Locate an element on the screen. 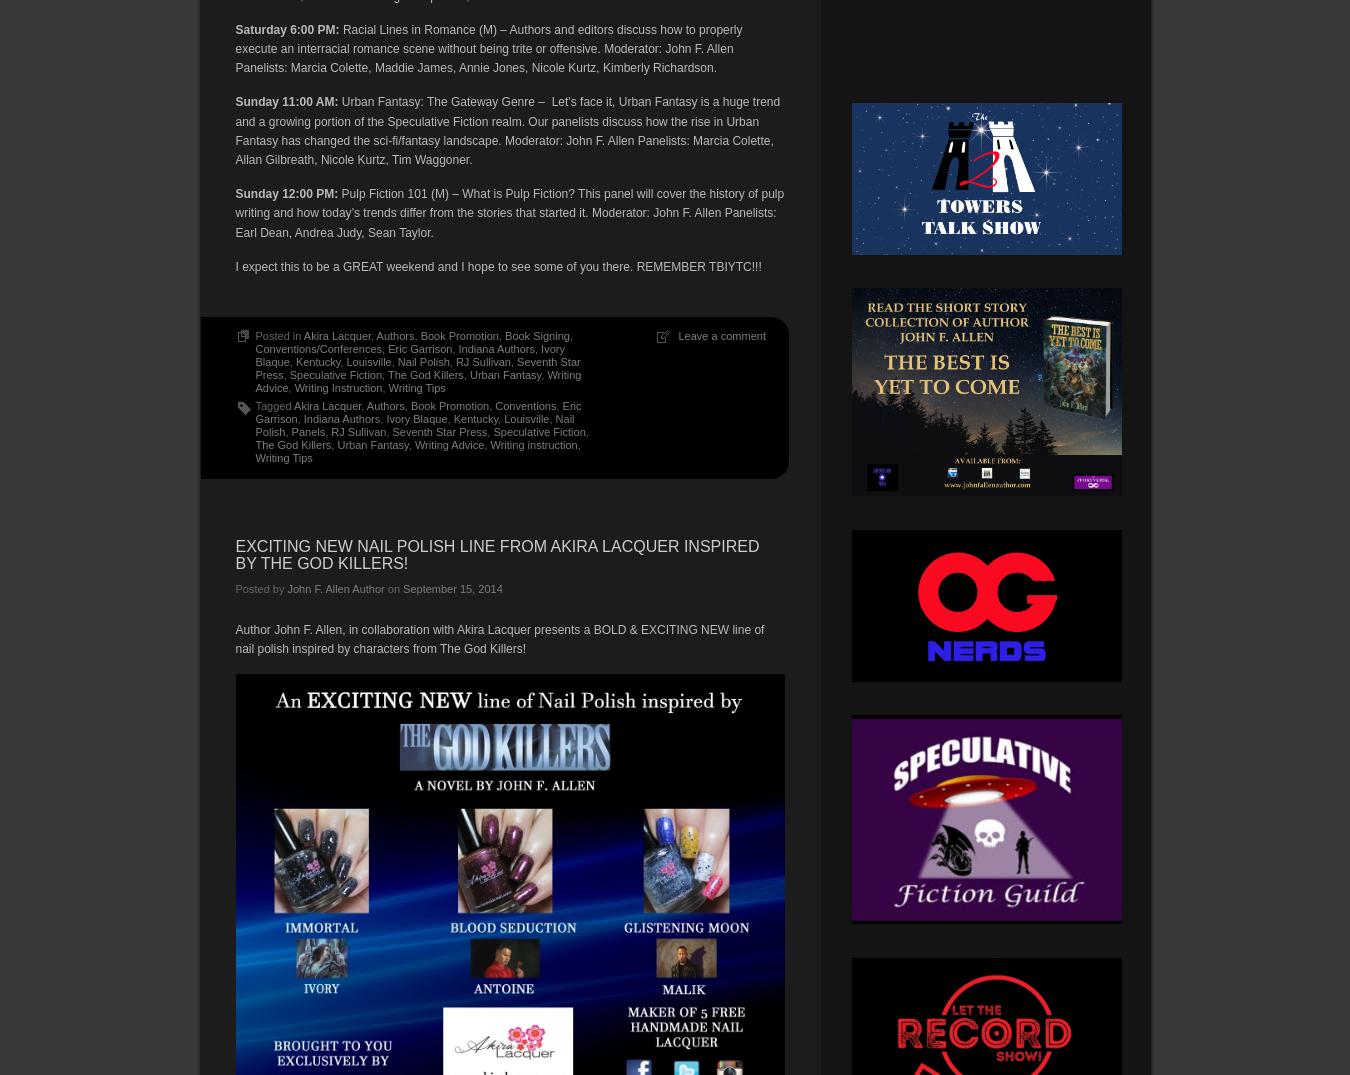  'Leave a comment' is located at coordinates (720, 333).